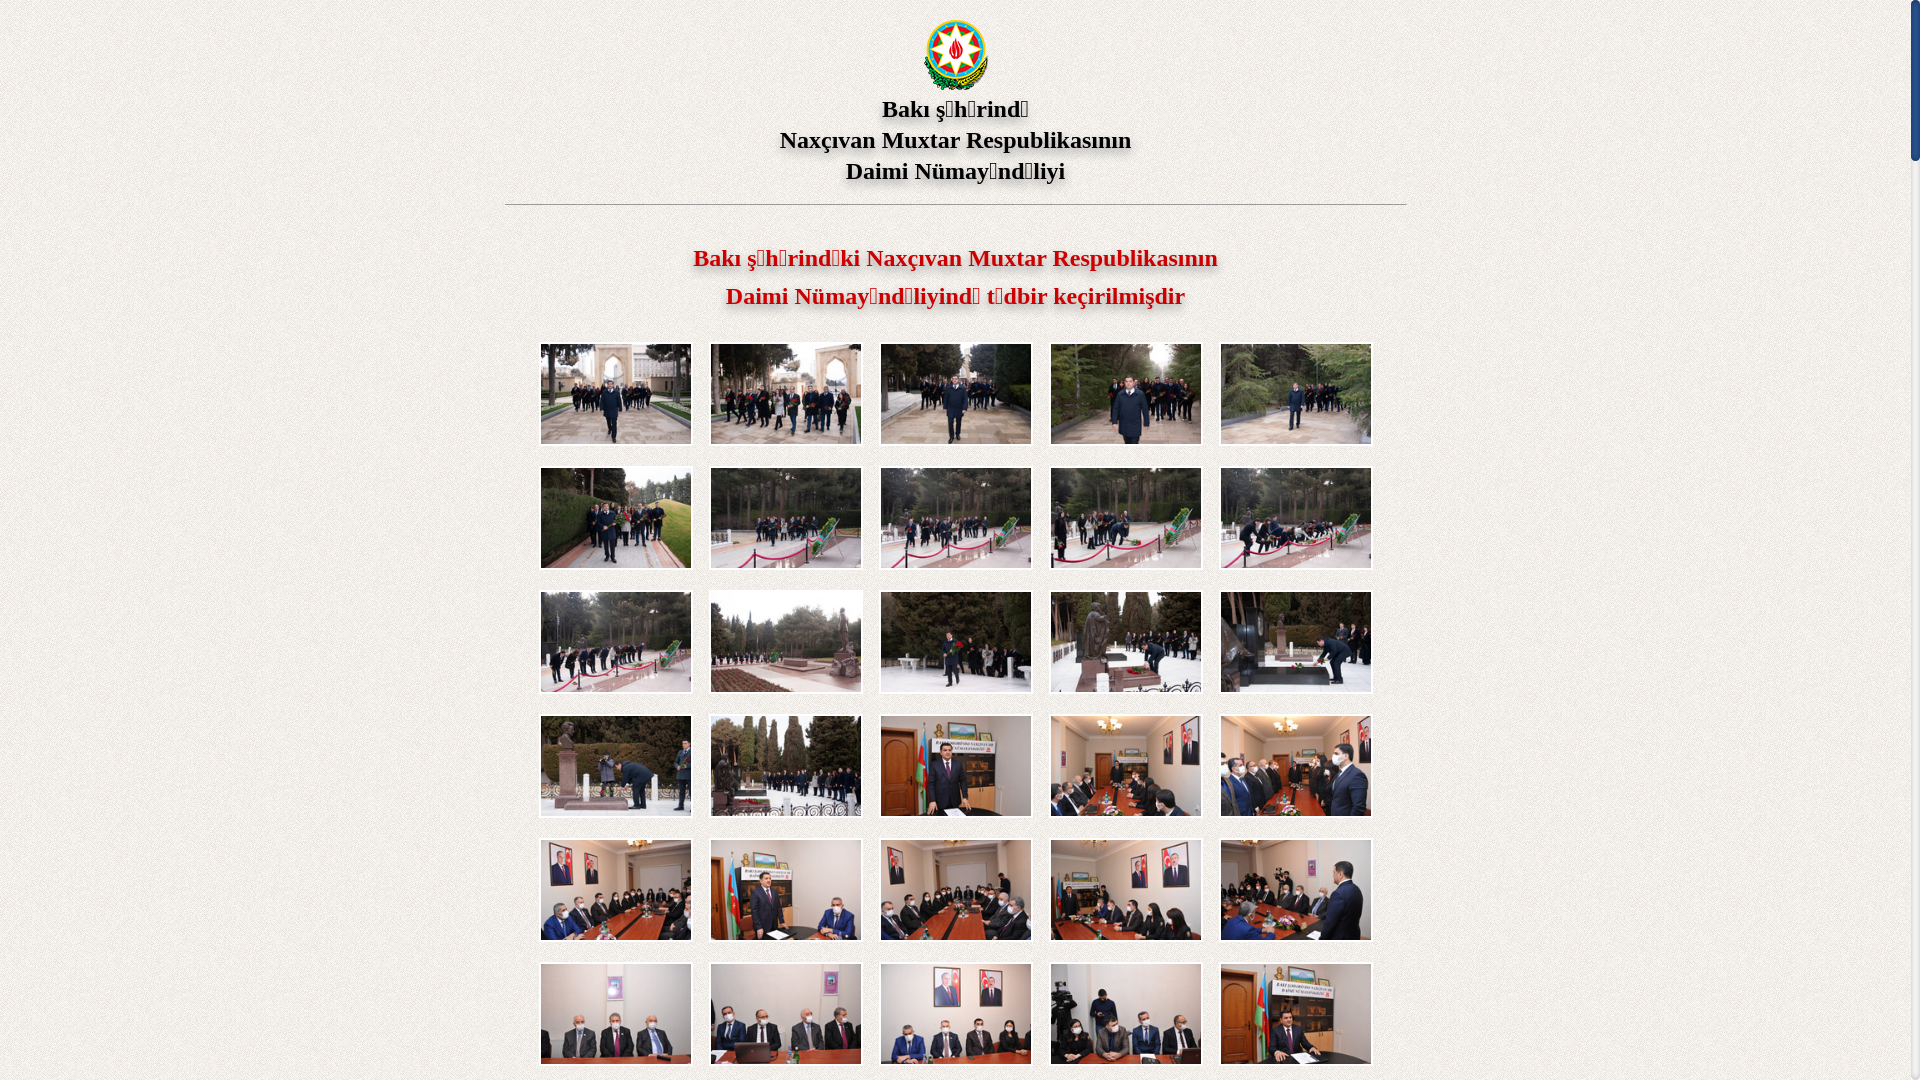  What do you see at coordinates (1124, 1014) in the screenshot?
I see `'Click to enlarge'` at bounding box center [1124, 1014].